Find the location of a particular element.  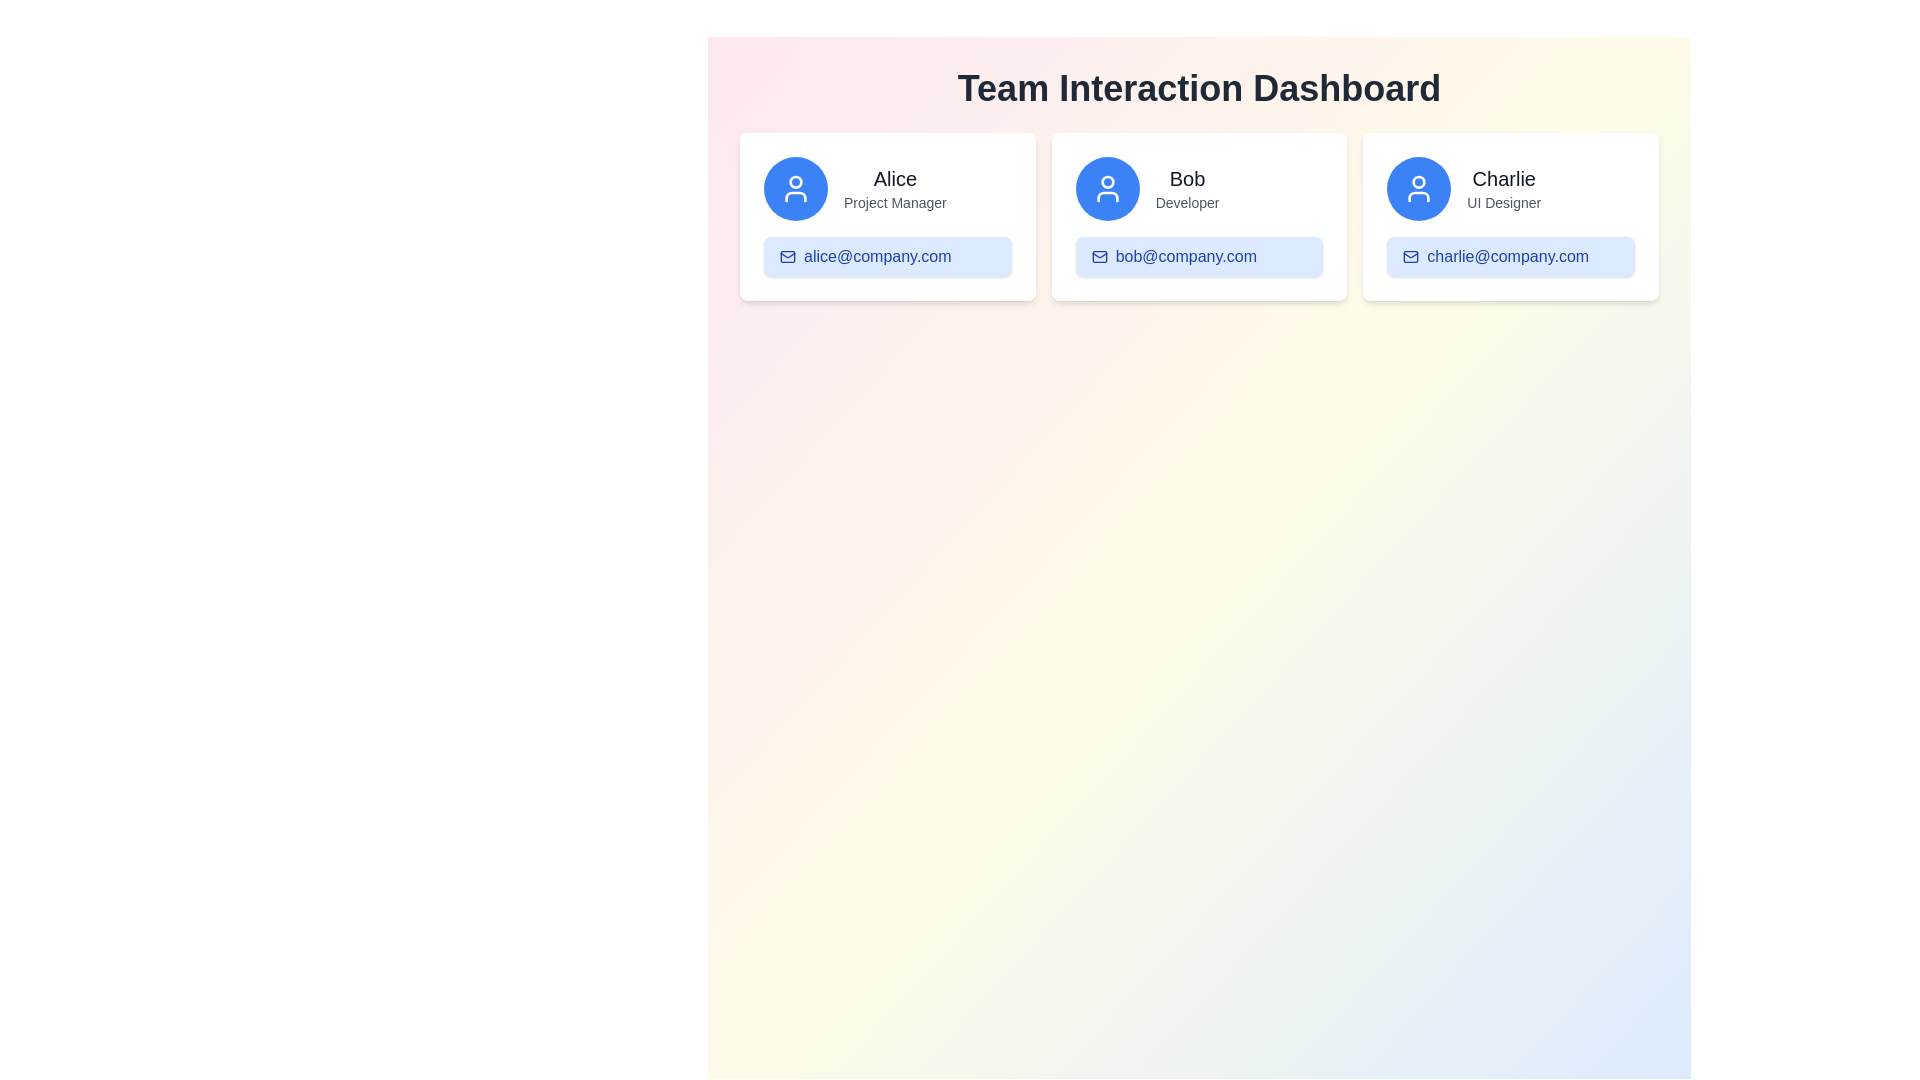

the curved line forming the bottom part of the user icon silhouette in the profile card for 'Charlie', marked as 'UI Designer', within the blue circular icon on the Team Interaction Dashboard is located at coordinates (1418, 196).